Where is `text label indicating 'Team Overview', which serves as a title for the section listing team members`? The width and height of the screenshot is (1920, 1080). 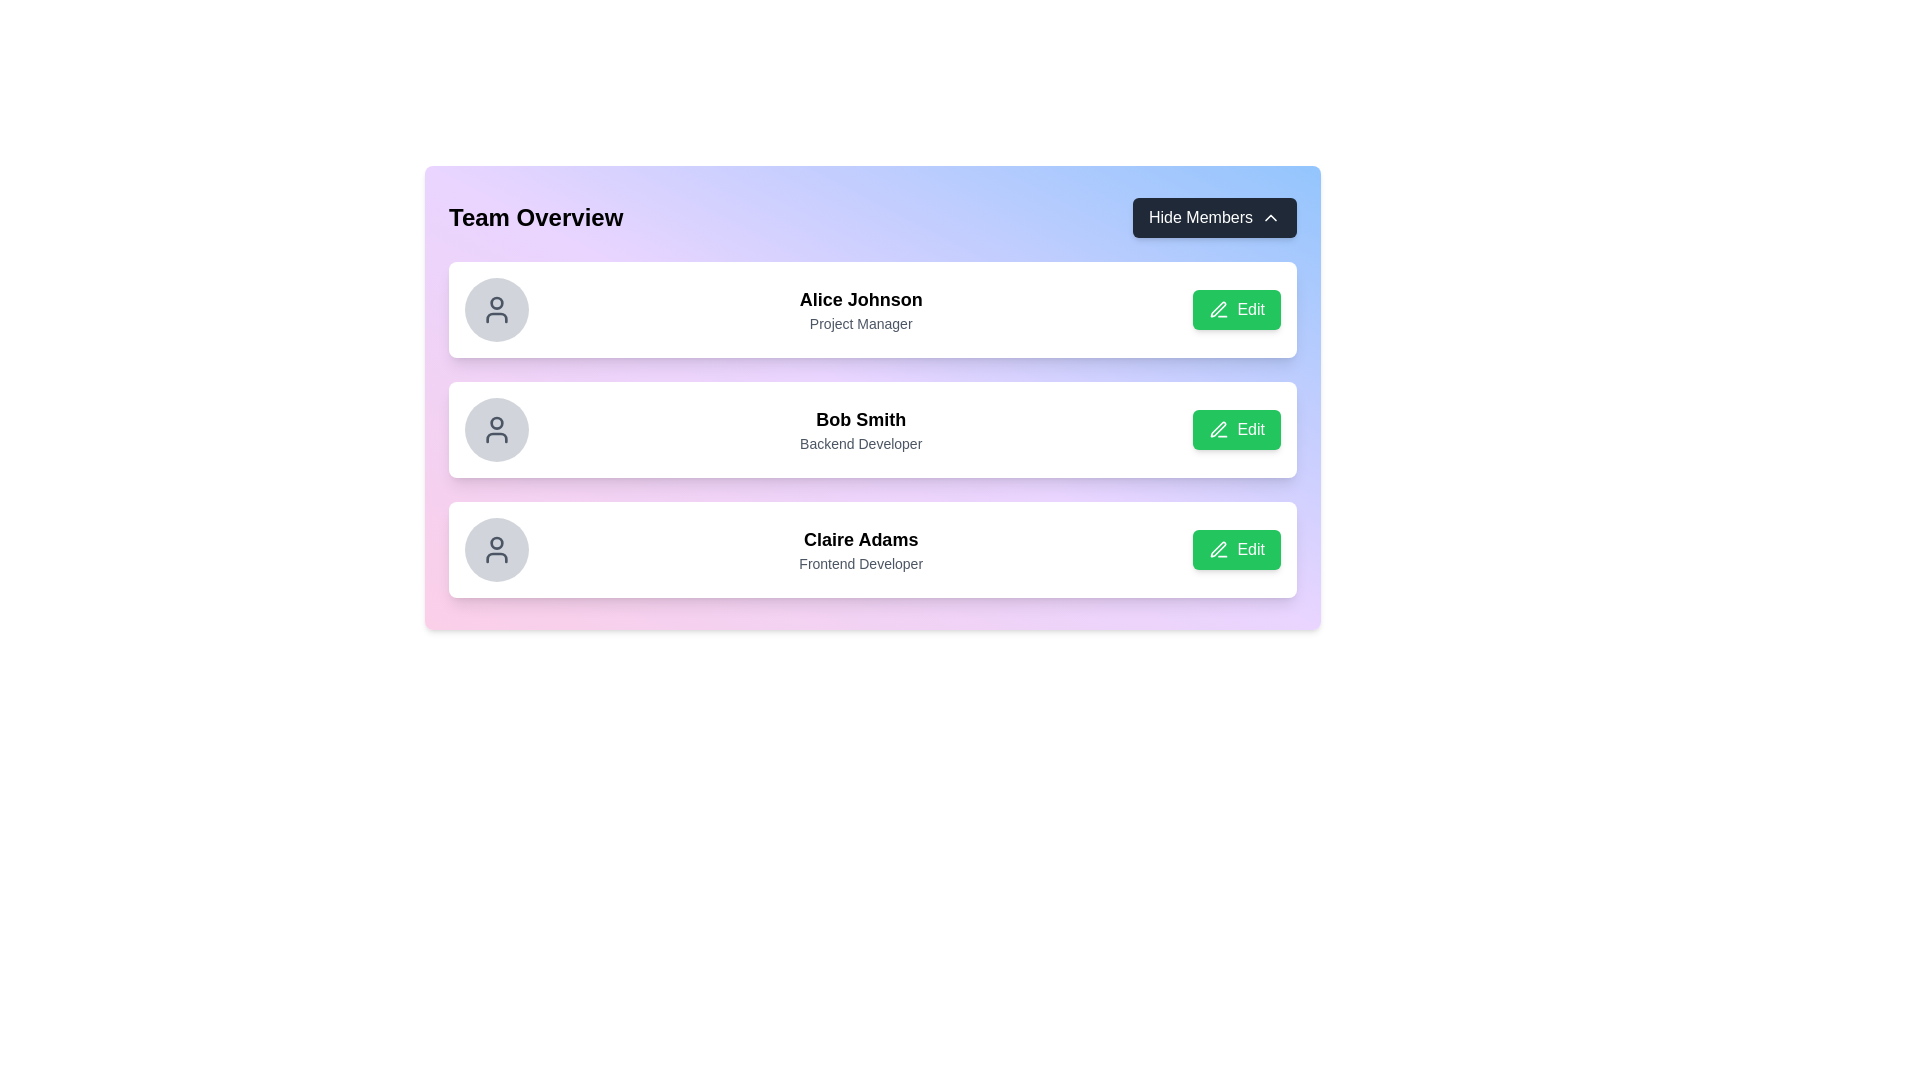
text label indicating 'Team Overview', which serves as a title for the section listing team members is located at coordinates (536, 218).